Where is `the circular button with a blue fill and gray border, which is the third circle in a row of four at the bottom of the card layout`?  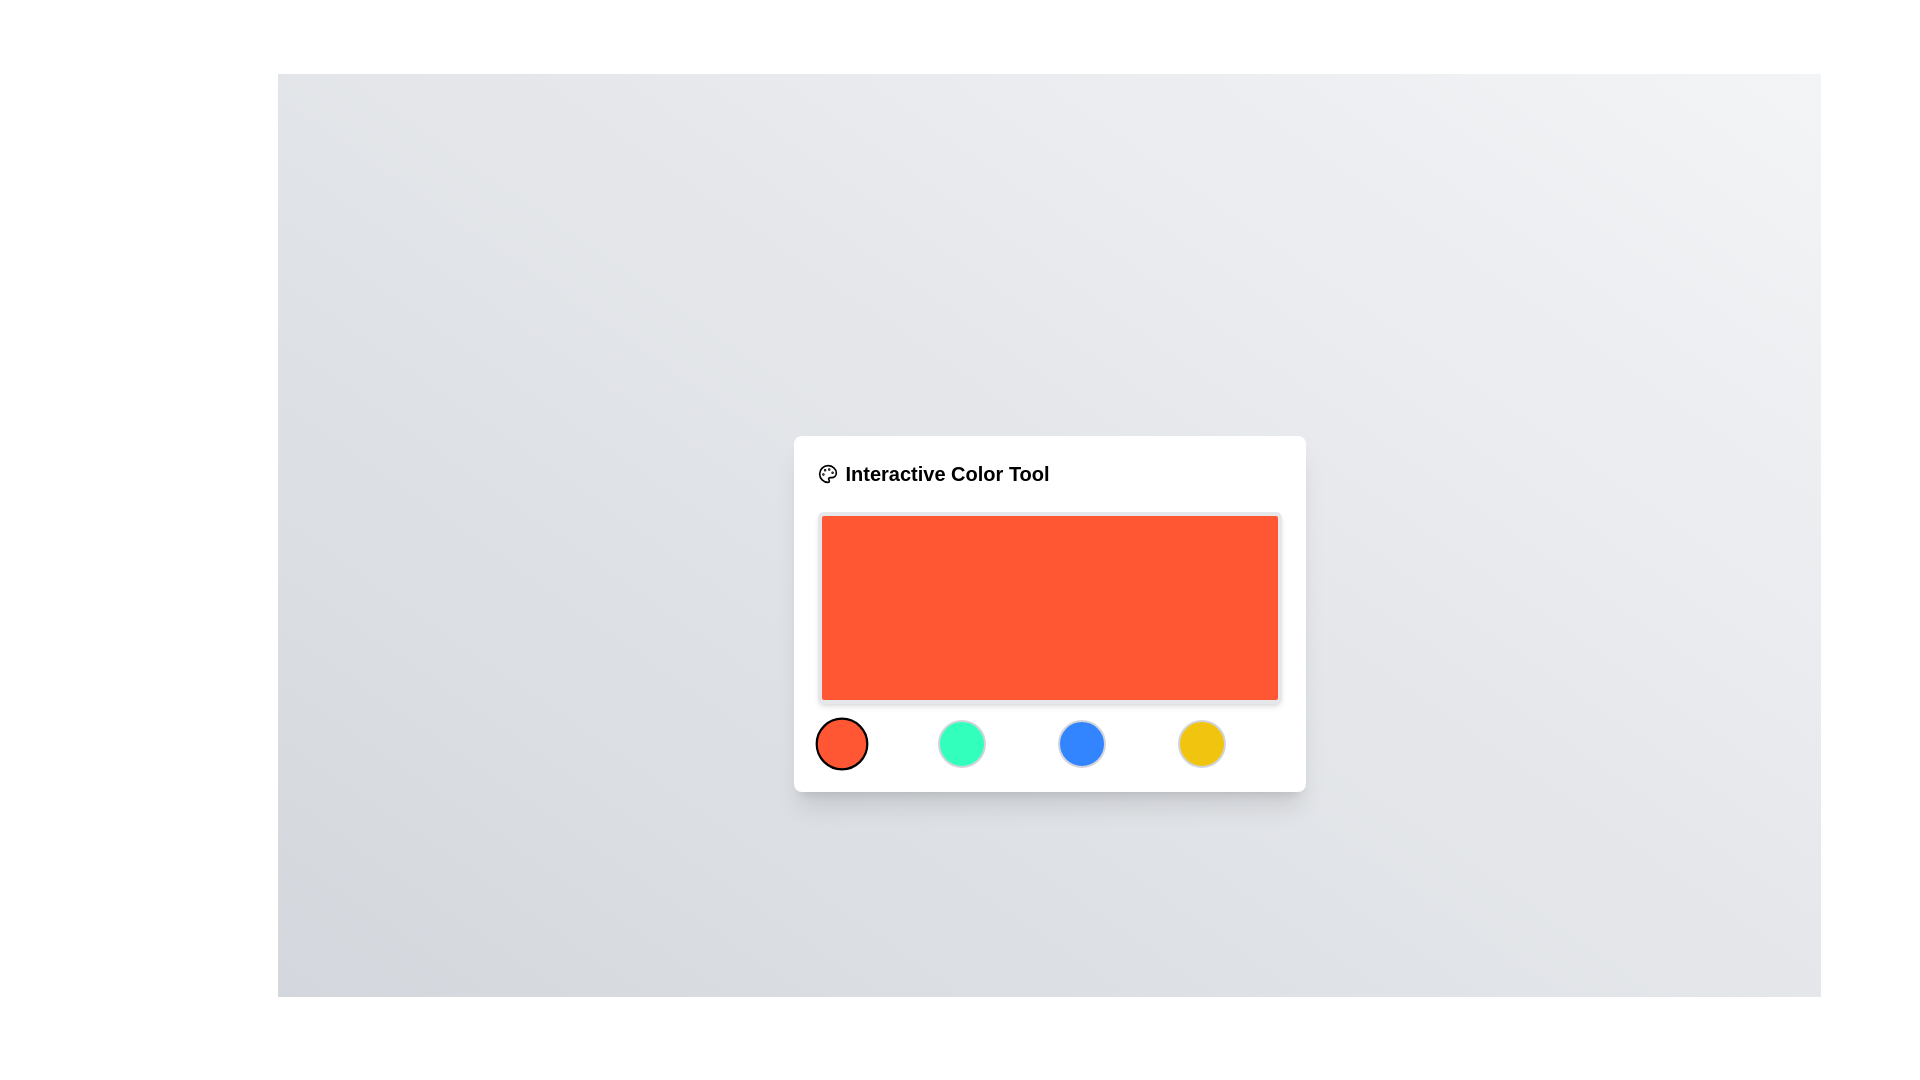
the circular button with a blue fill and gray border, which is the third circle in a row of four at the bottom of the card layout is located at coordinates (1080, 744).